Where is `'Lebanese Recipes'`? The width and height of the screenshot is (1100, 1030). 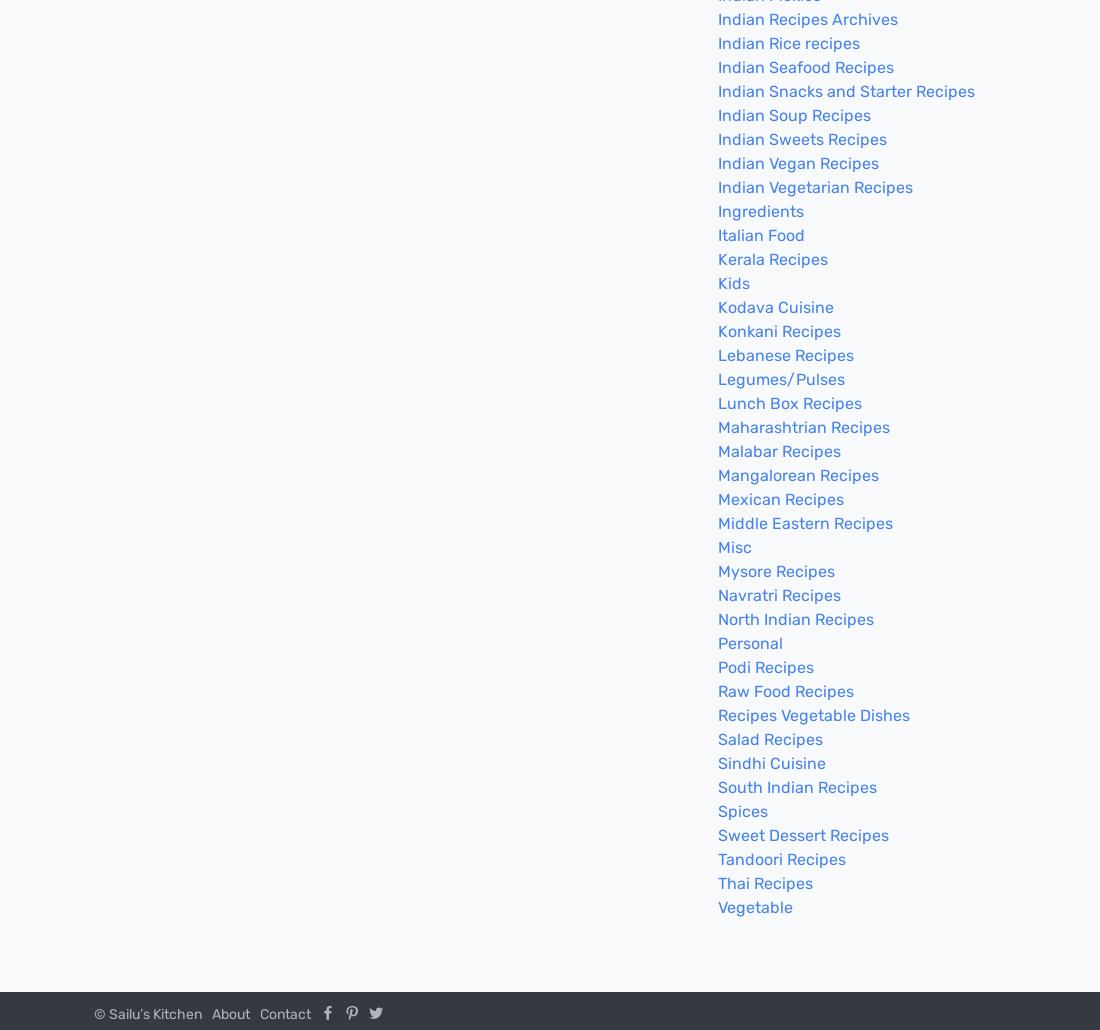 'Lebanese Recipes' is located at coordinates (785, 355).